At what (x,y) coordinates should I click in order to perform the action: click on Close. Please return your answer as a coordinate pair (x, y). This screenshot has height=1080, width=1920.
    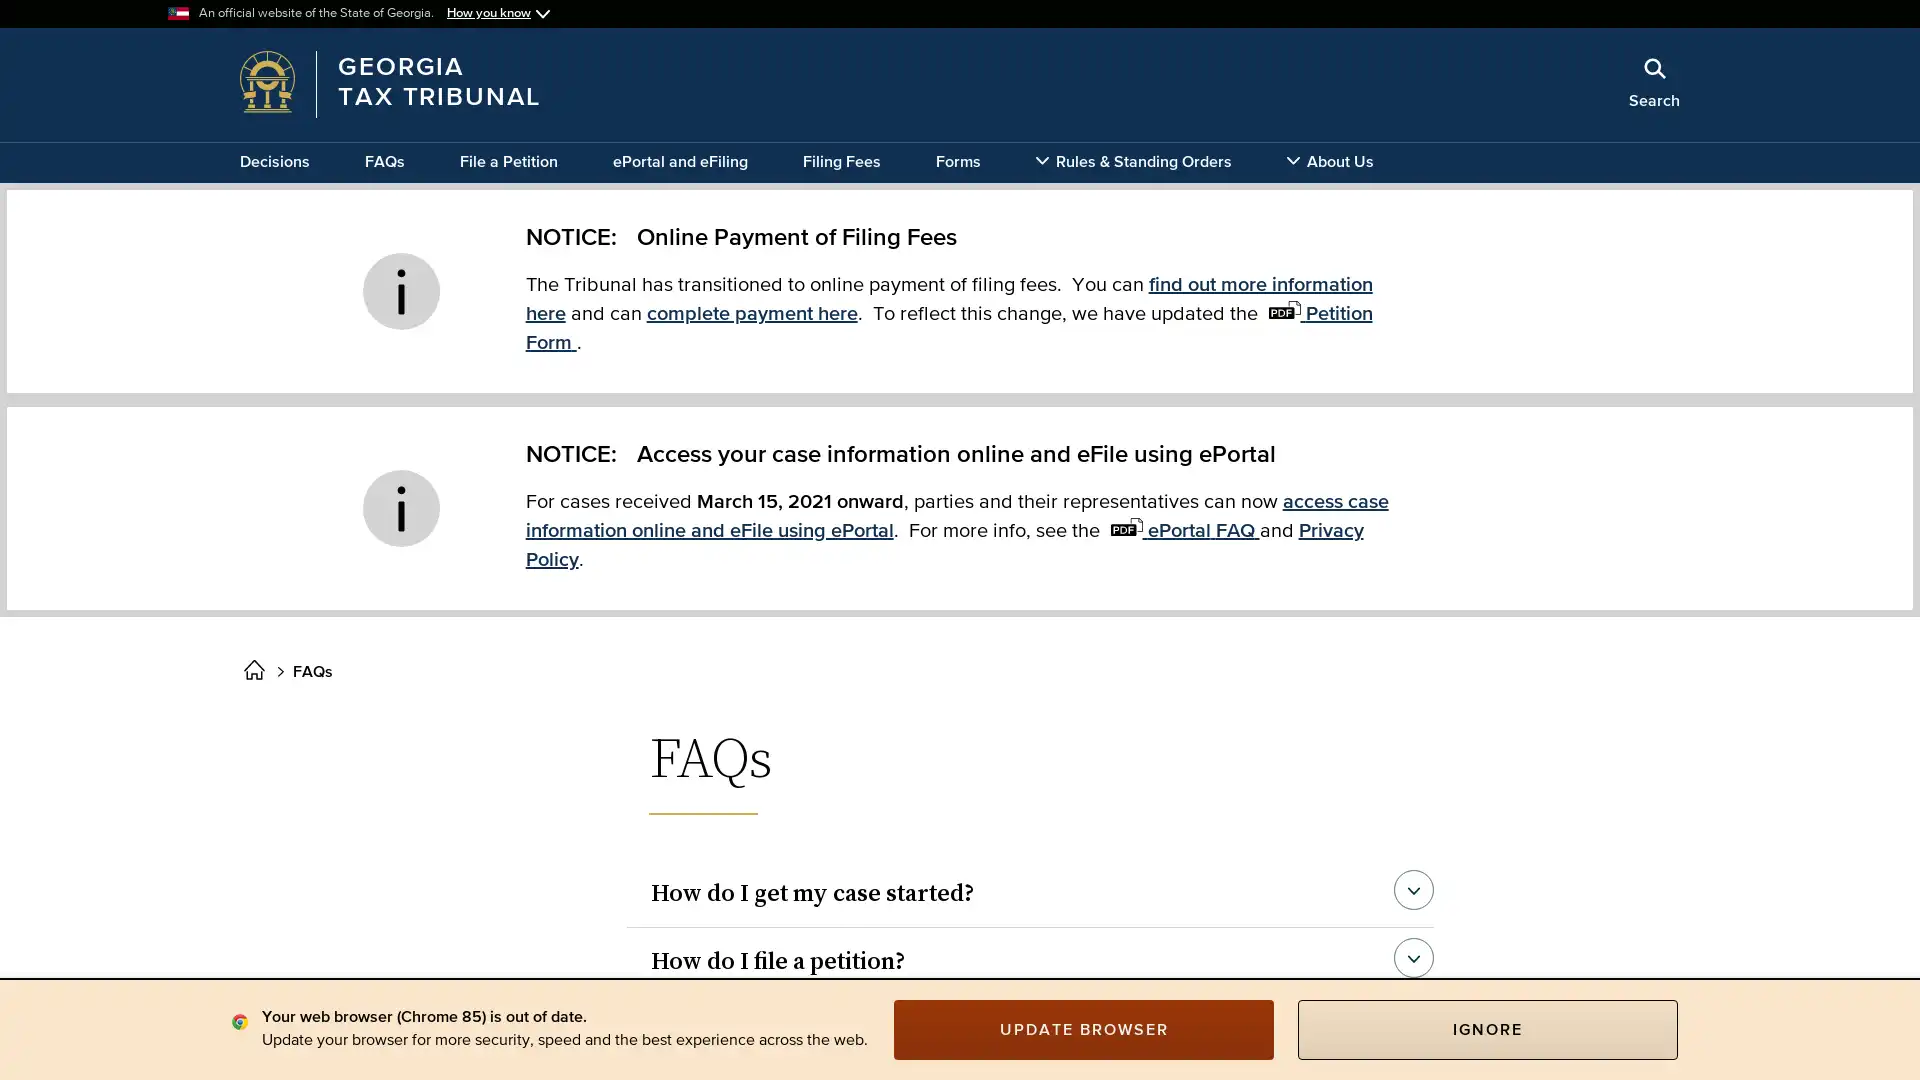
    Looking at the image, I should click on (1657, 62).